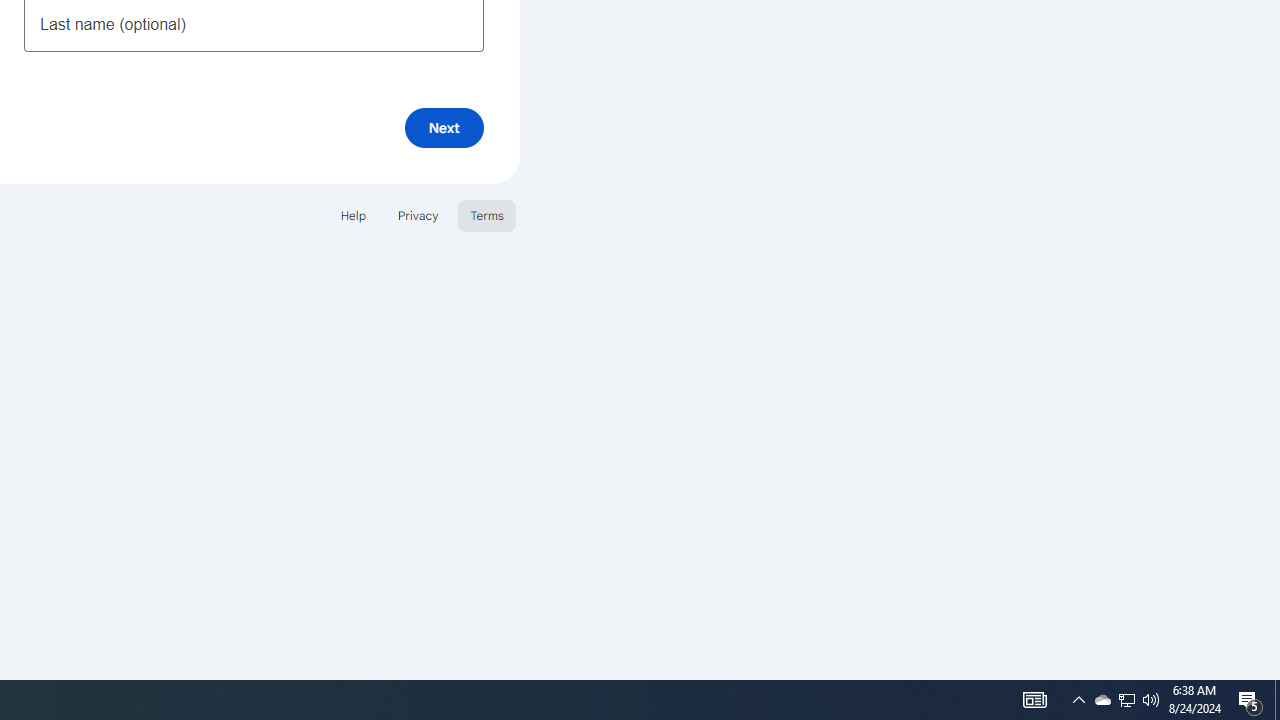 This screenshot has height=720, width=1280. What do you see at coordinates (443, 127) in the screenshot?
I see `'Next'` at bounding box center [443, 127].